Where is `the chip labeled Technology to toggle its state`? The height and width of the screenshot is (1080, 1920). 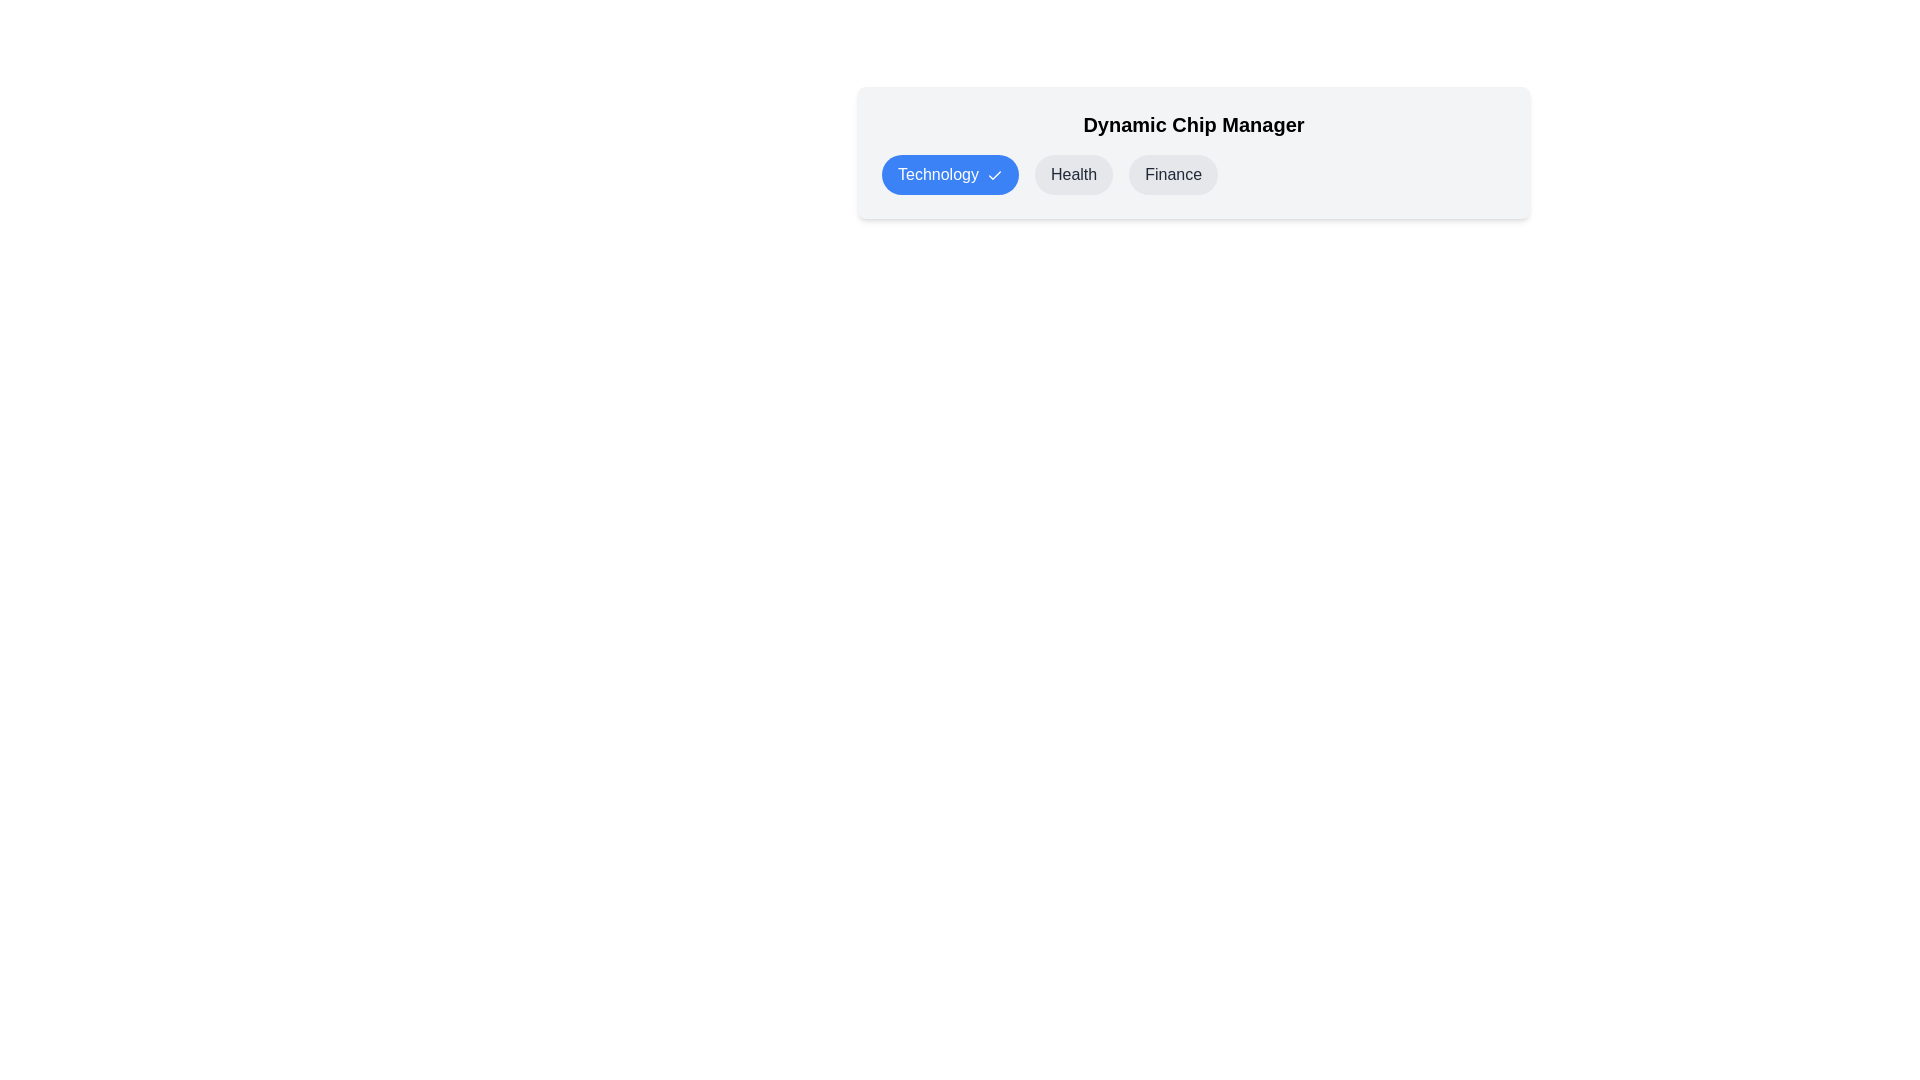 the chip labeled Technology to toggle its state is located at coordinates (949, 173).